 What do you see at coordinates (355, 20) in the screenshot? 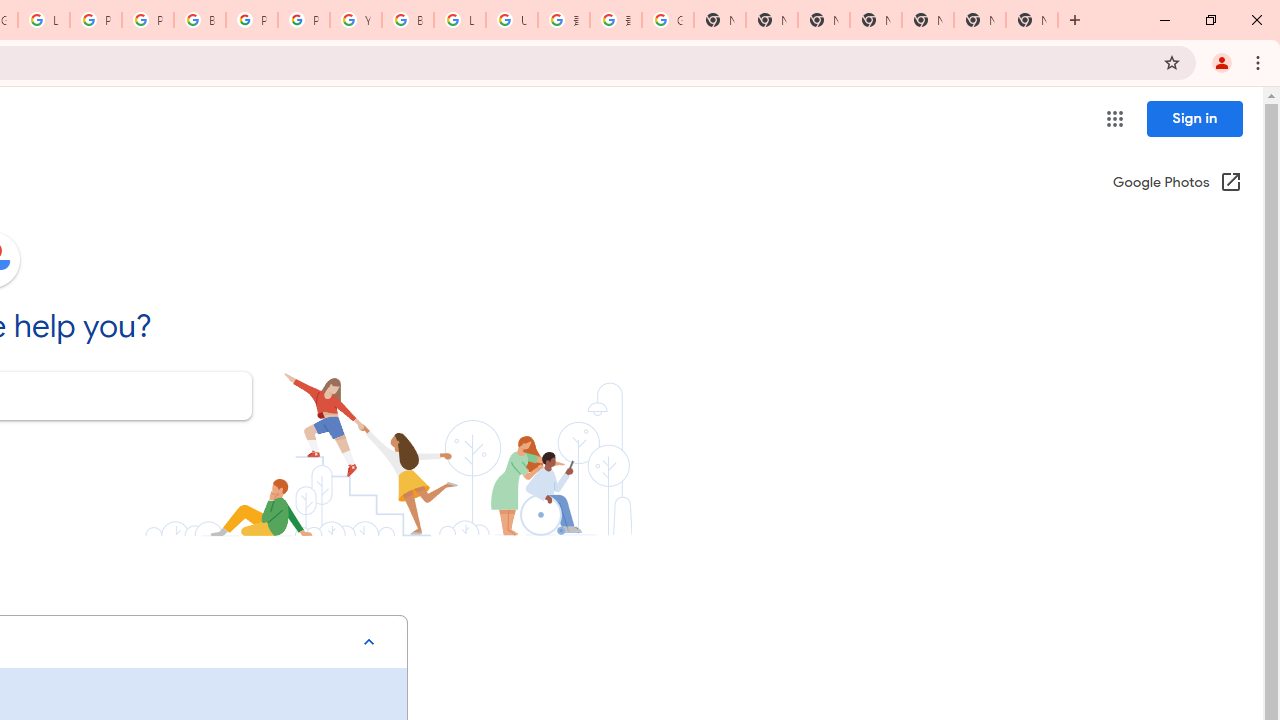
I see `'YouTube'` at bounding box center [355, 20].